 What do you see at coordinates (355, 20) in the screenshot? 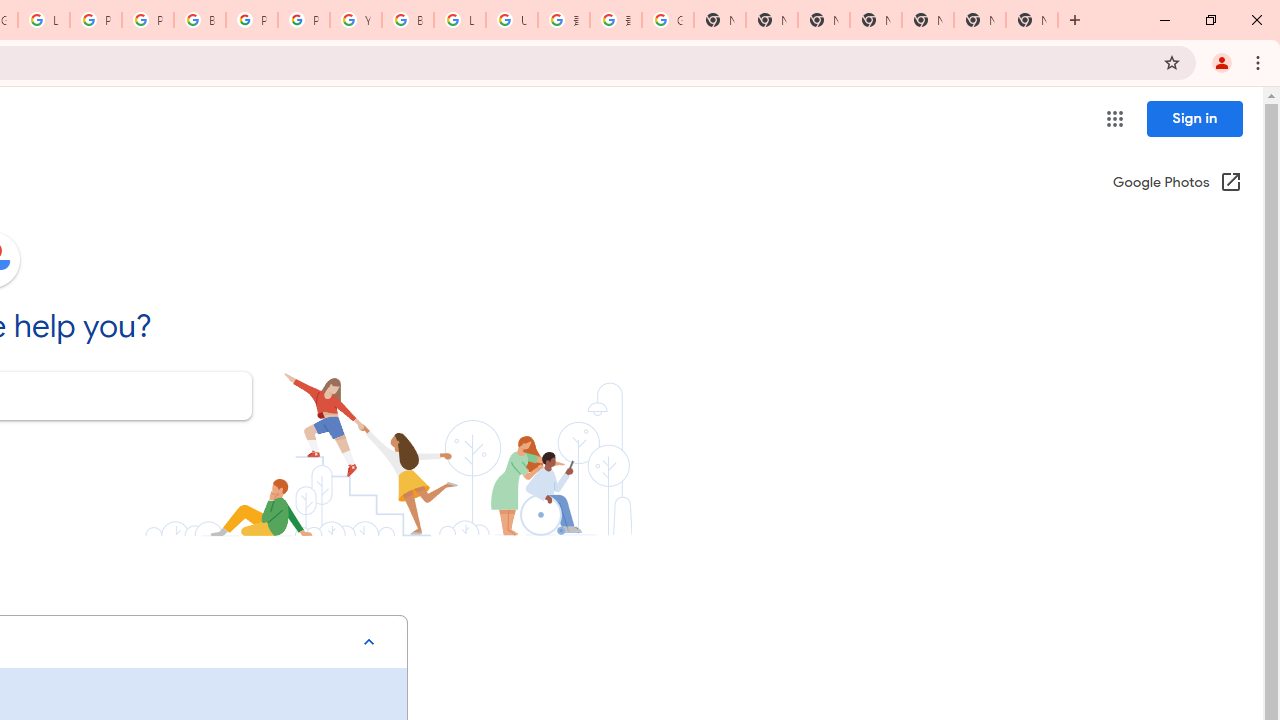
I see `'YouTube'` at bounding box center [355, 20].